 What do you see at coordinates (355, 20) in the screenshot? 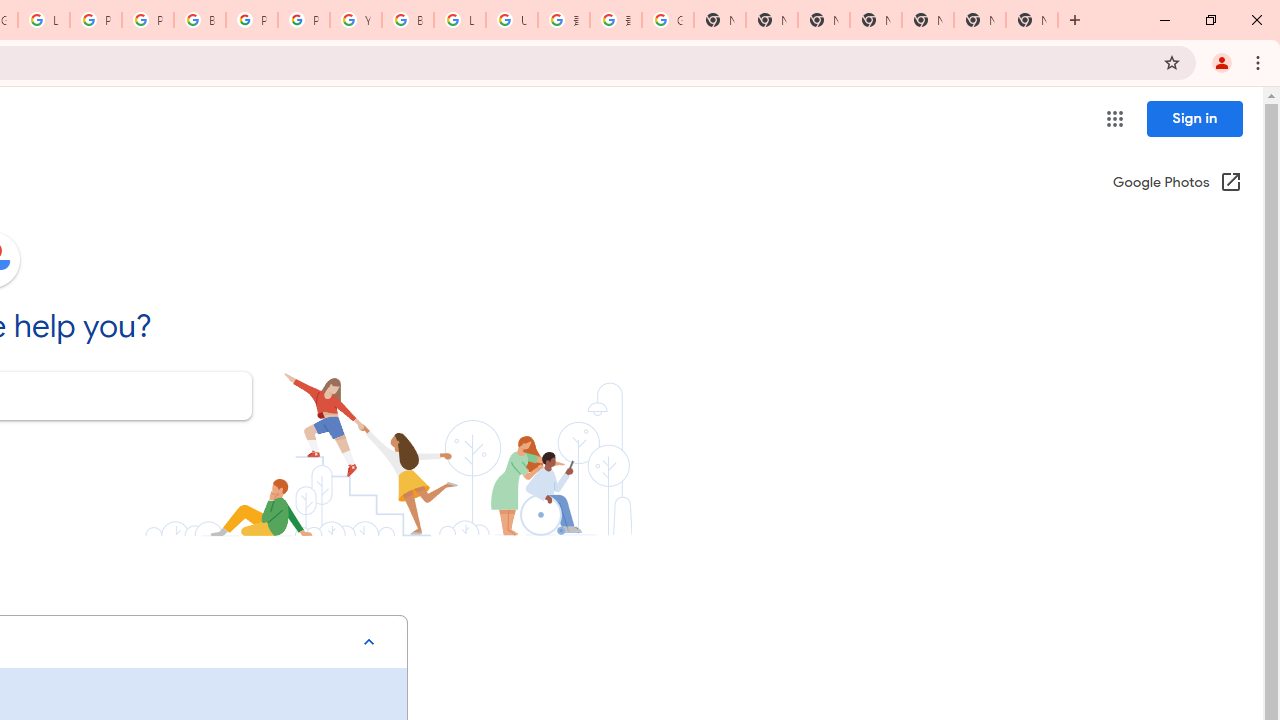
I see `'YouTube'` at bounding box center [355, 20].